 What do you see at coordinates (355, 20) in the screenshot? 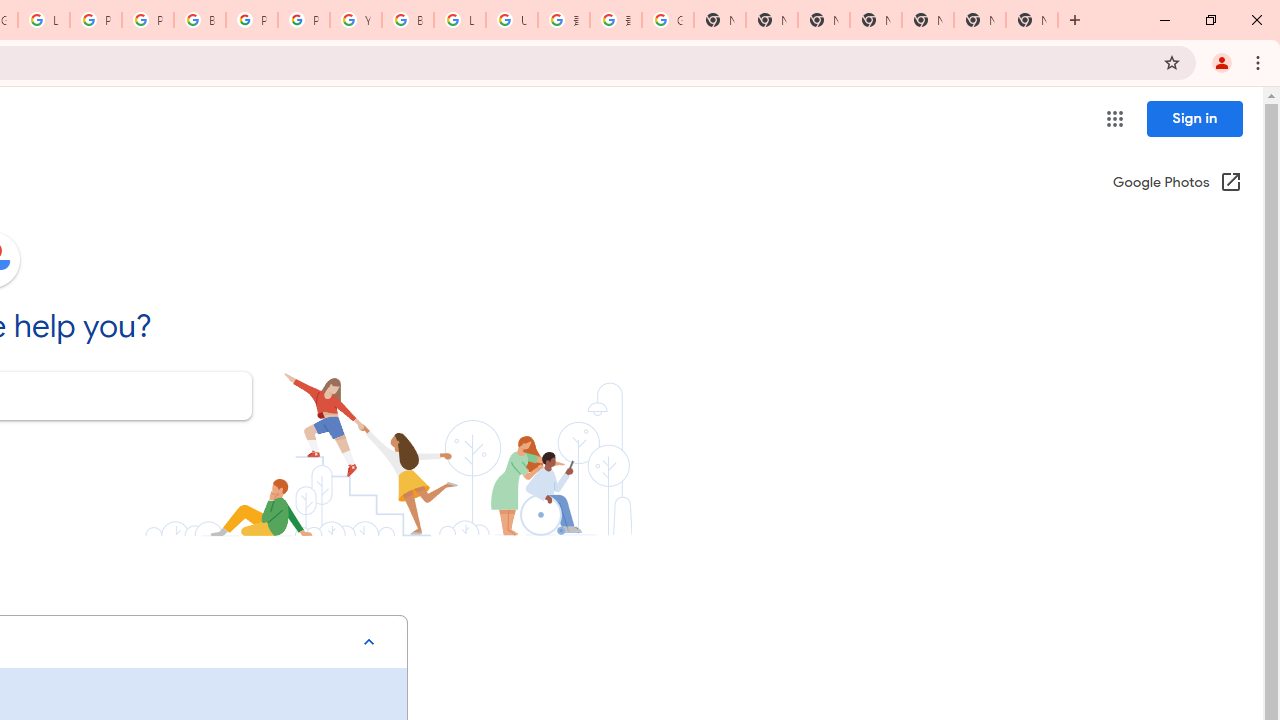
I see `'YouTube'` at bounding box center [355, 20].